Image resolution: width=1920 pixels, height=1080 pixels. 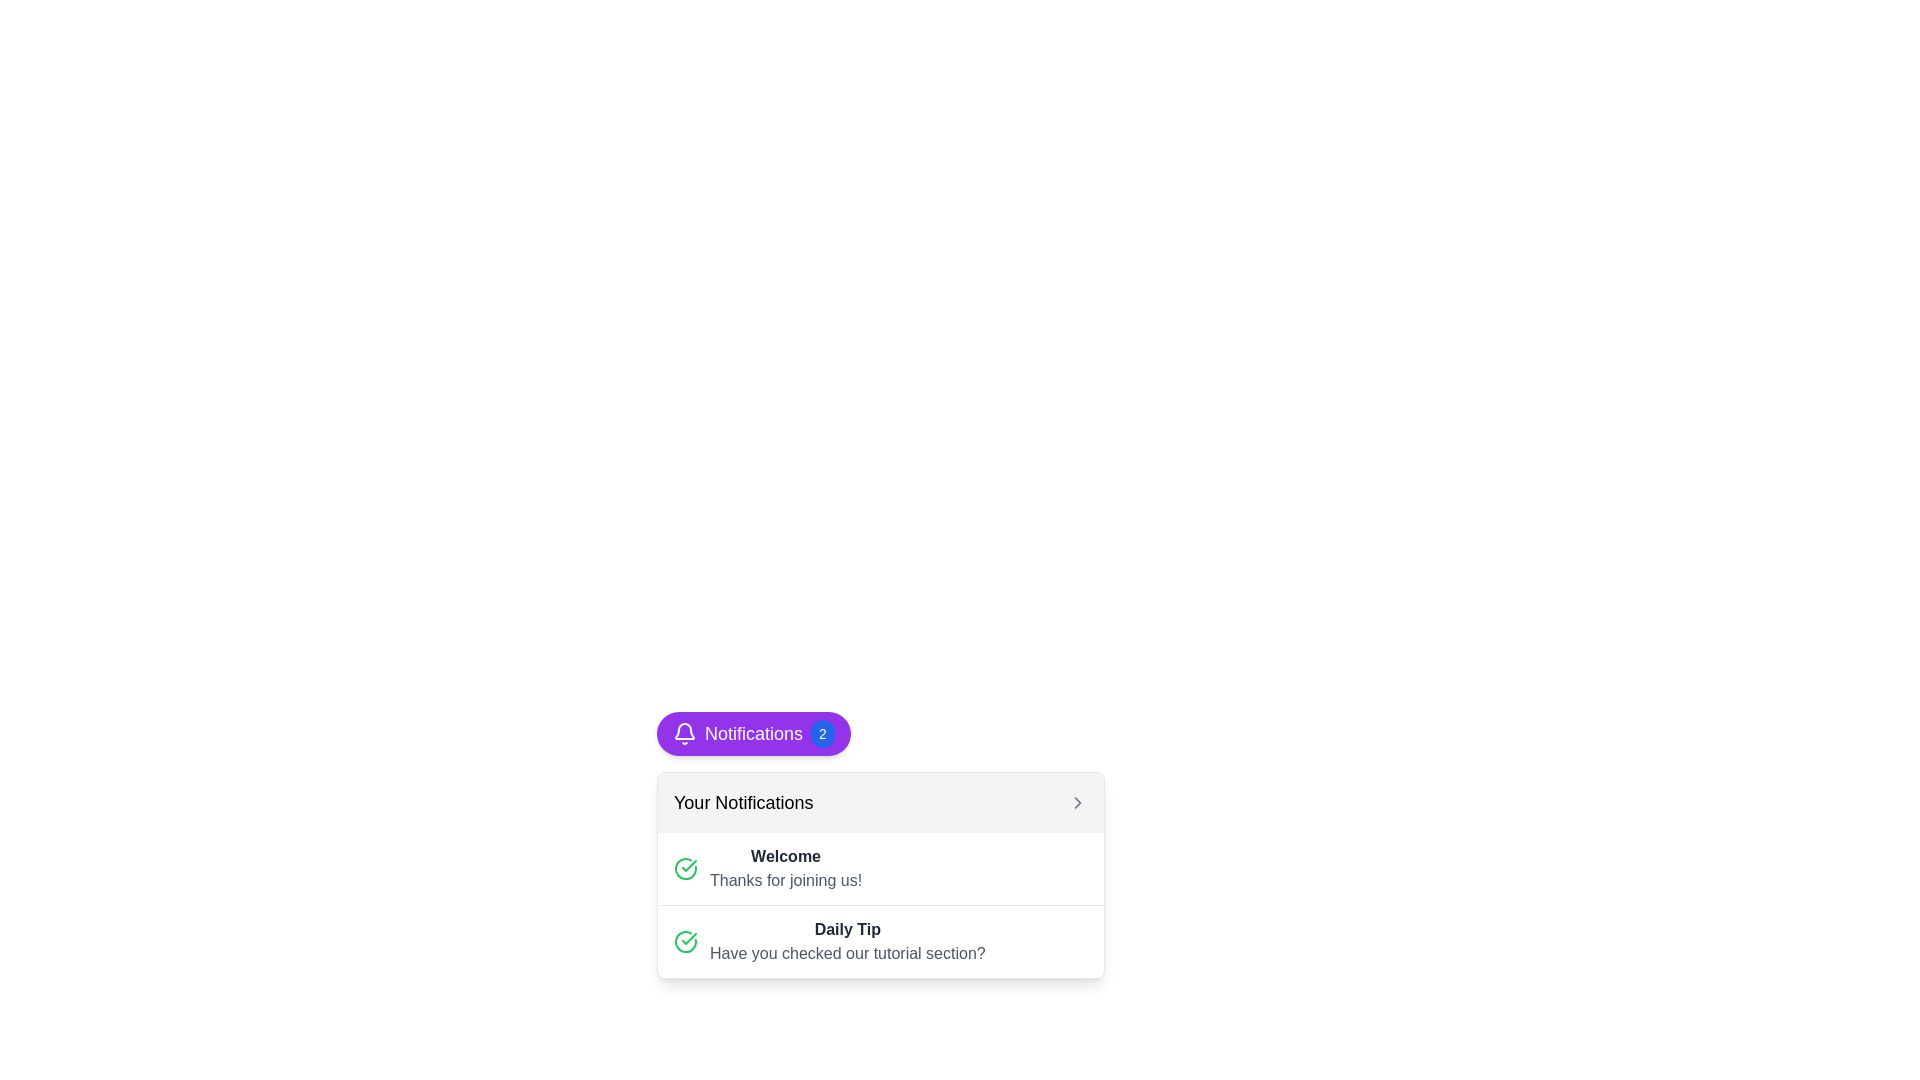 What do you see at coordinates (686, 867) in the screenshot?
I see `the green circular icon with a white checkmark in the notification panel, positioned to the left of the text 'Welcome' and above 'Thanks for joining us!'` at bounding box center [686, 867].